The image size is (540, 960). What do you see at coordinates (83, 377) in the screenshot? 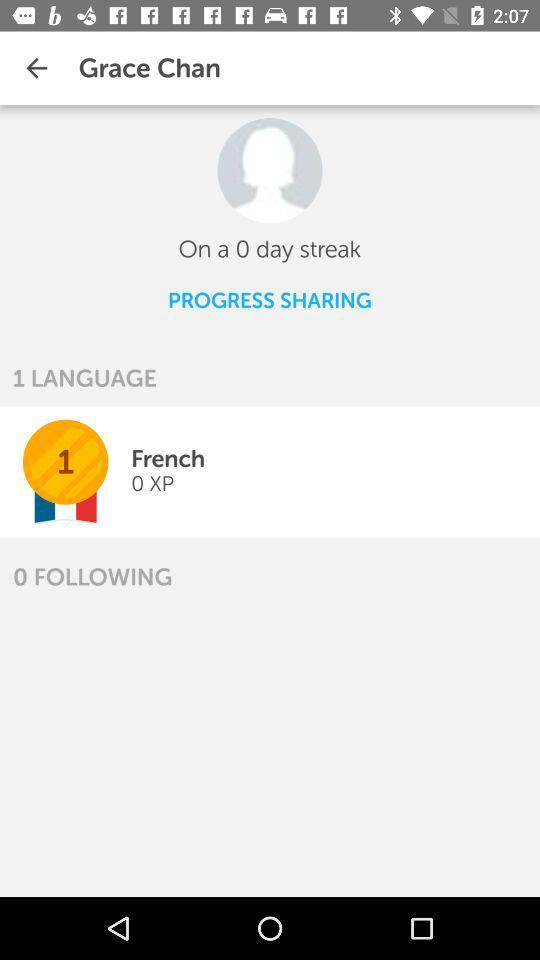
I see `item below progress sharing` at bounding box center [83, 377].